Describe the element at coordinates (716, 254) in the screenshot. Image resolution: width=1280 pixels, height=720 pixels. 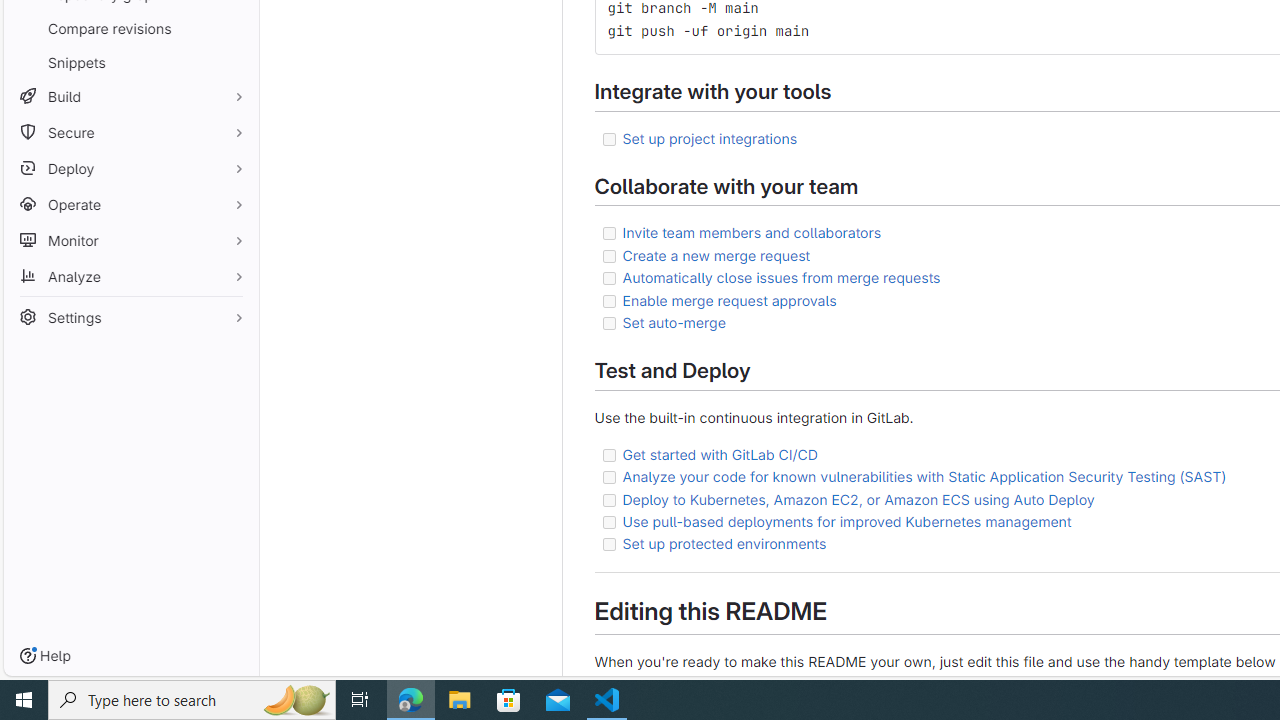
I see `'Create a new merge request'` at that location.